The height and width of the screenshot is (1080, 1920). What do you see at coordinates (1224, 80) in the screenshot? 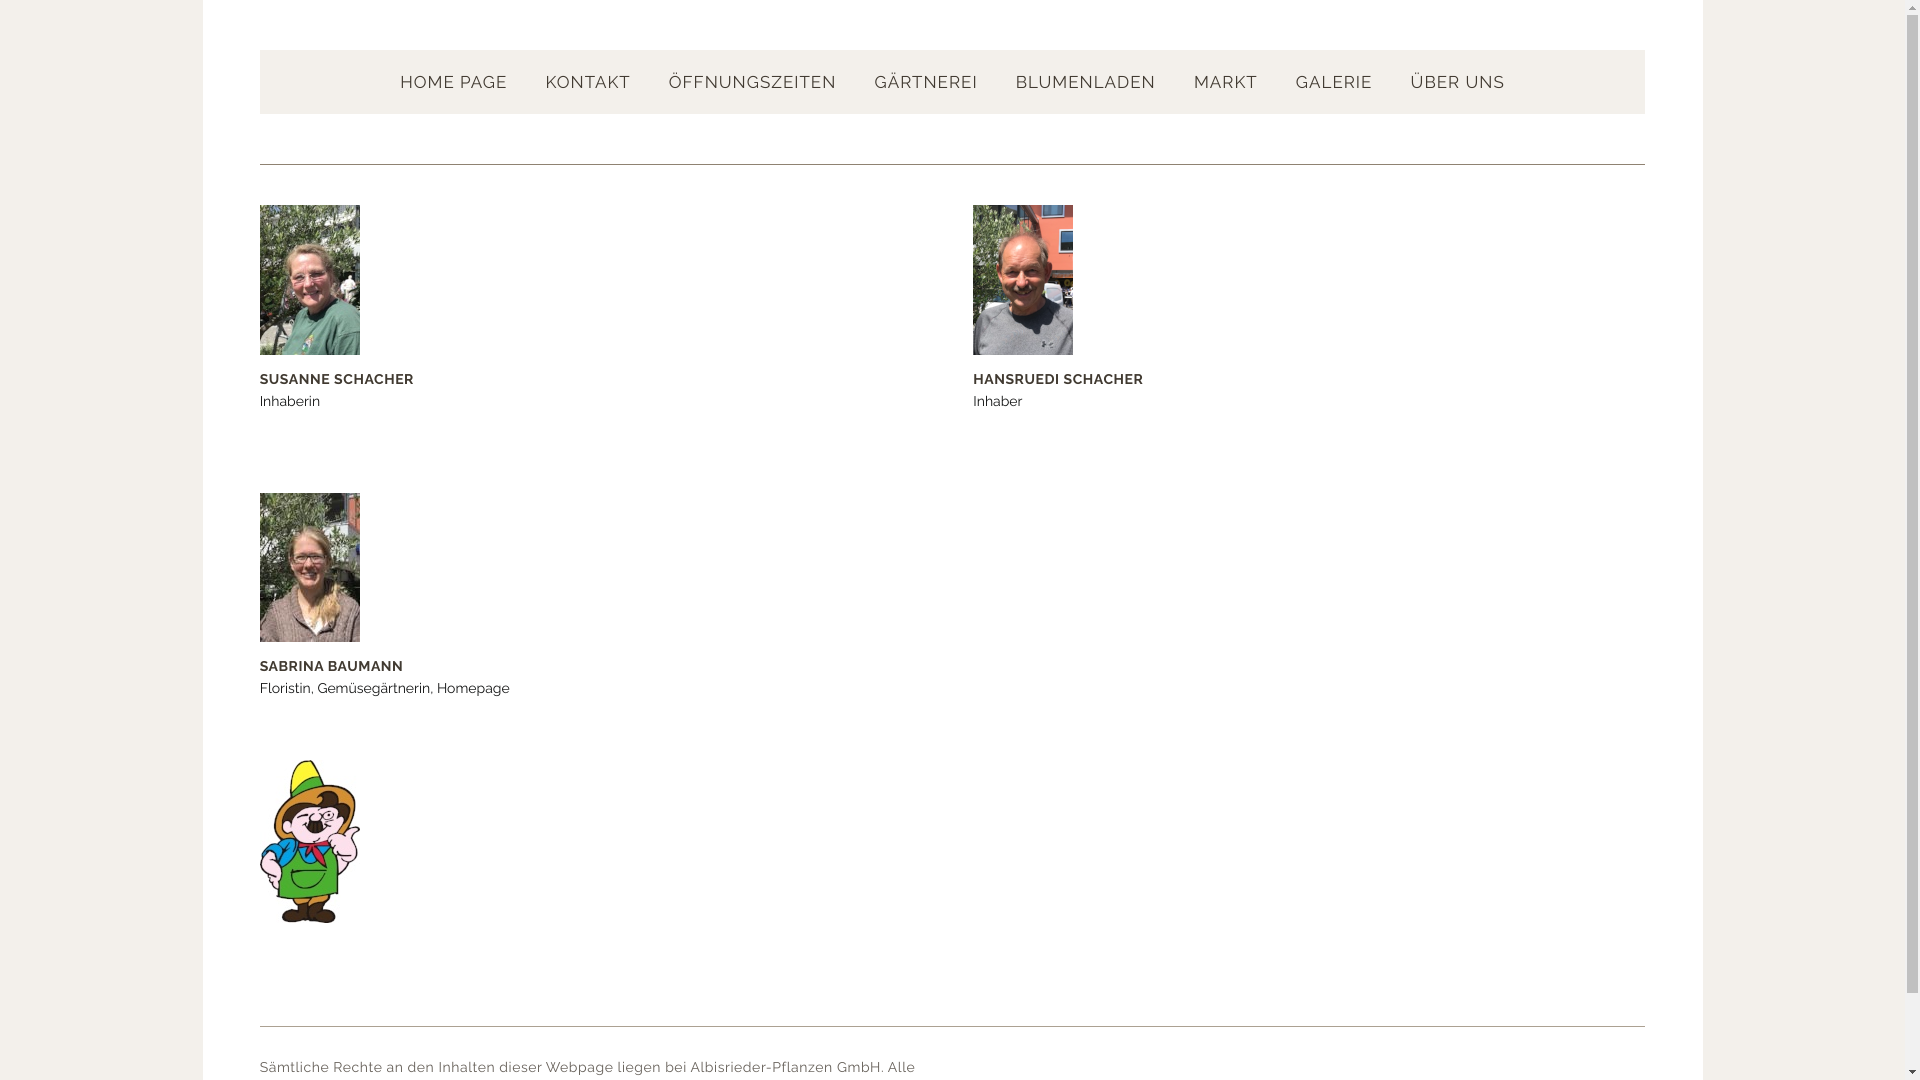
I see `'MARKT'` at bounding box center [1224, 80].